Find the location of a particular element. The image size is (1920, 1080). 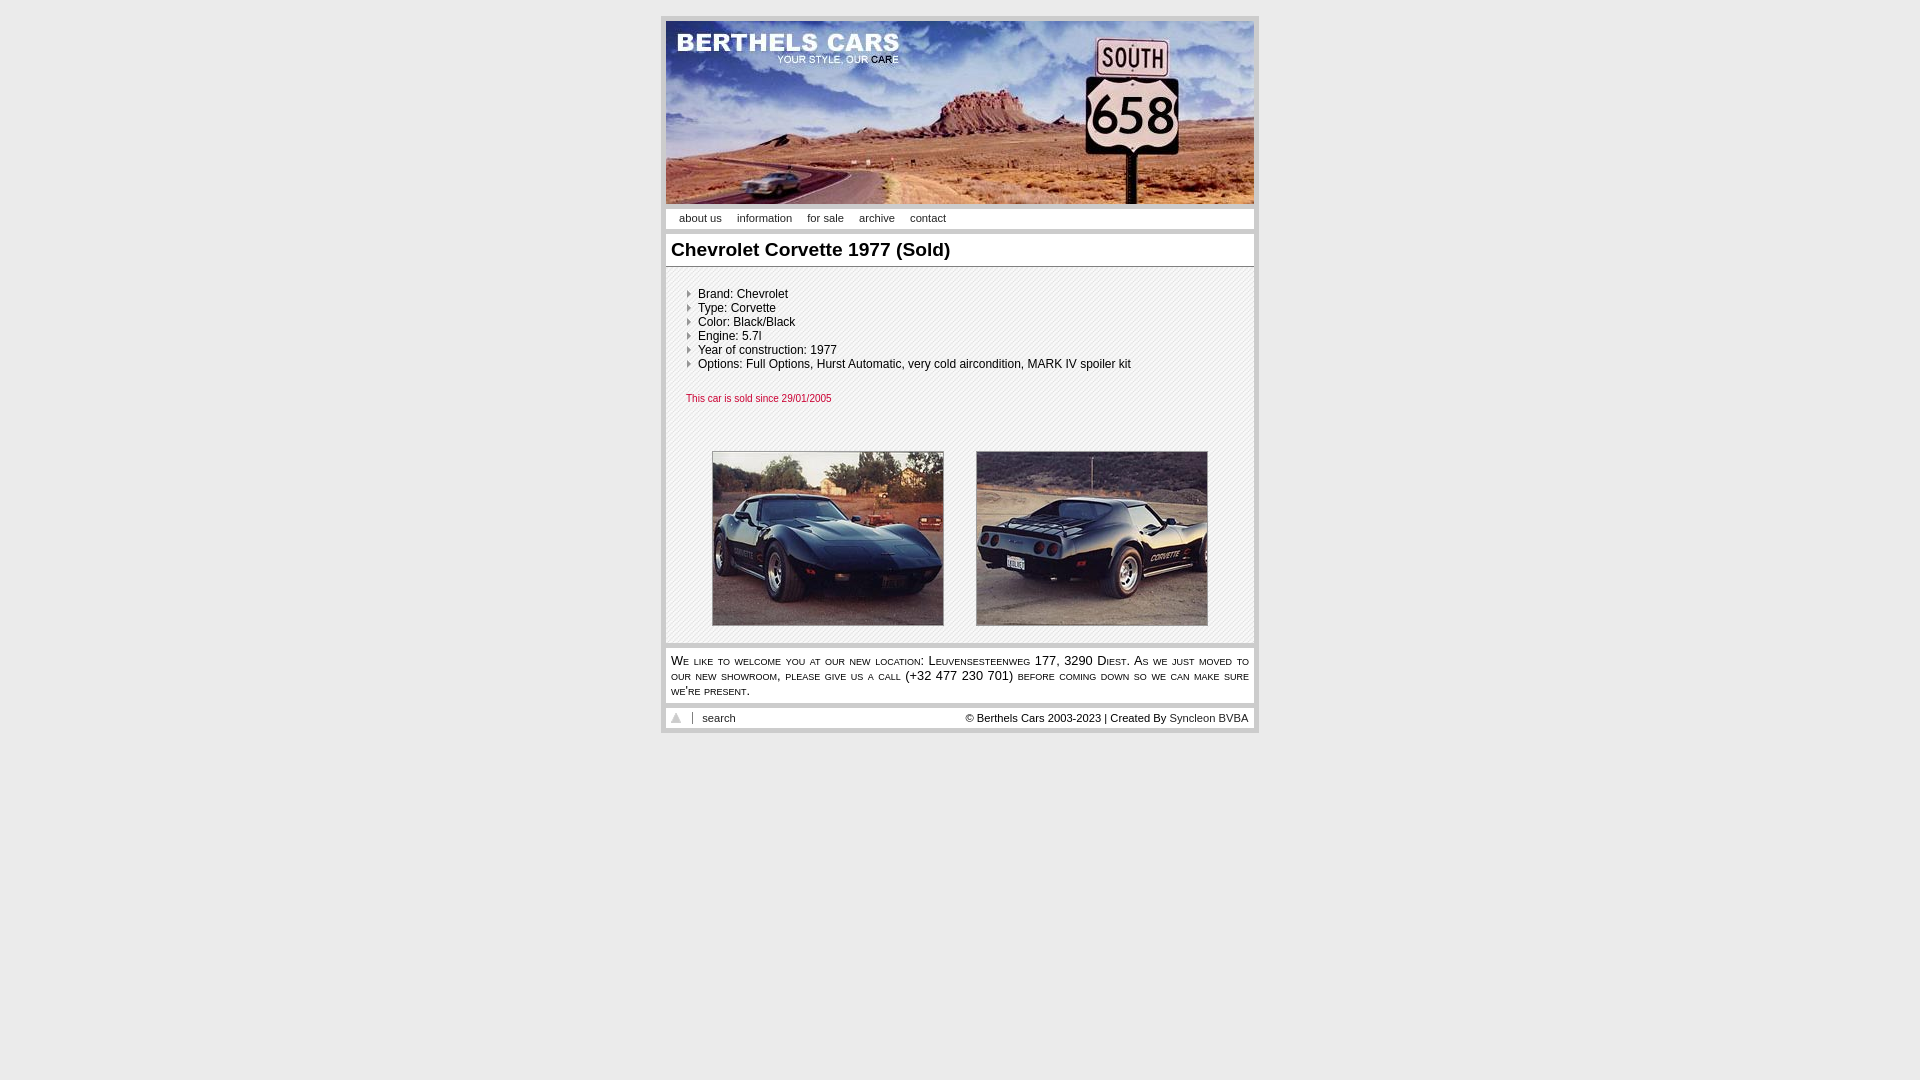

'archive' is located at coordinates (877, 218).